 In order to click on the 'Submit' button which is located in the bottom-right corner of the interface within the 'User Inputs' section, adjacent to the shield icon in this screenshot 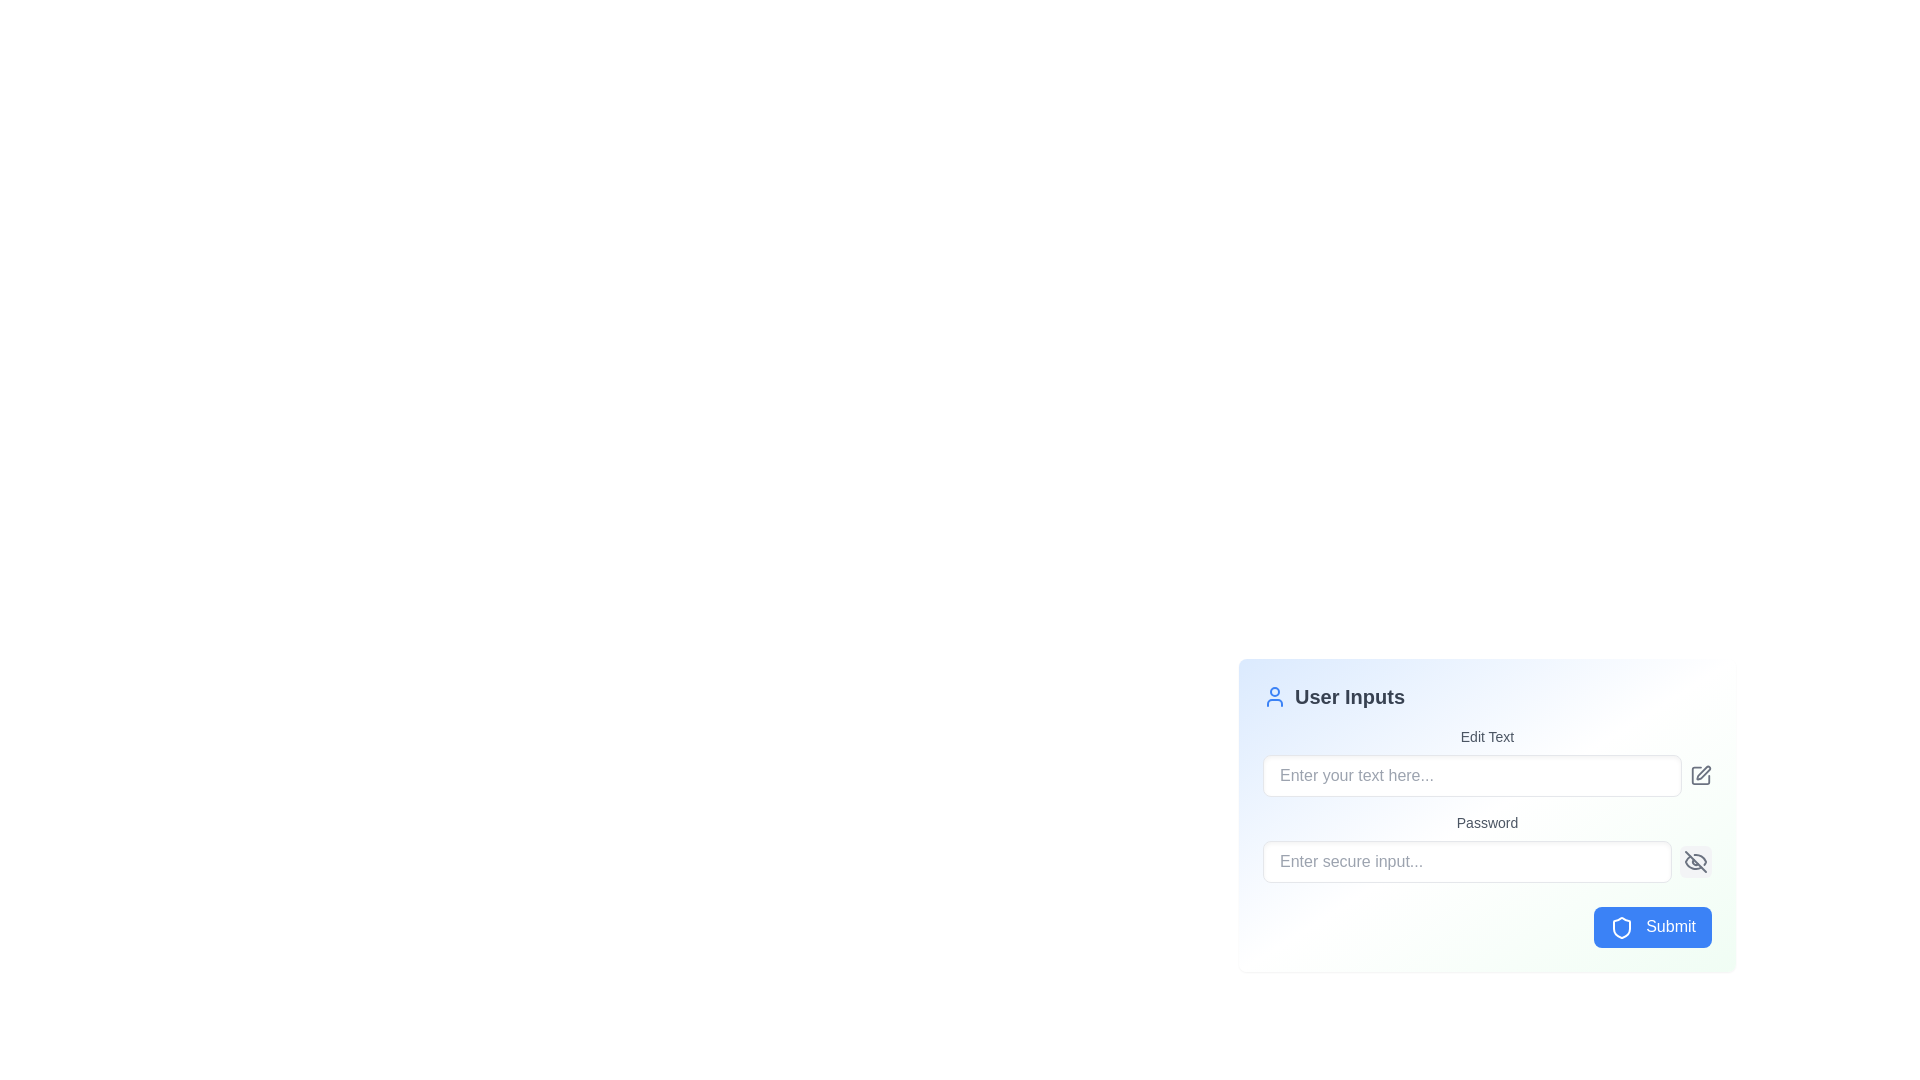, I will do `click(1621, 927)`.